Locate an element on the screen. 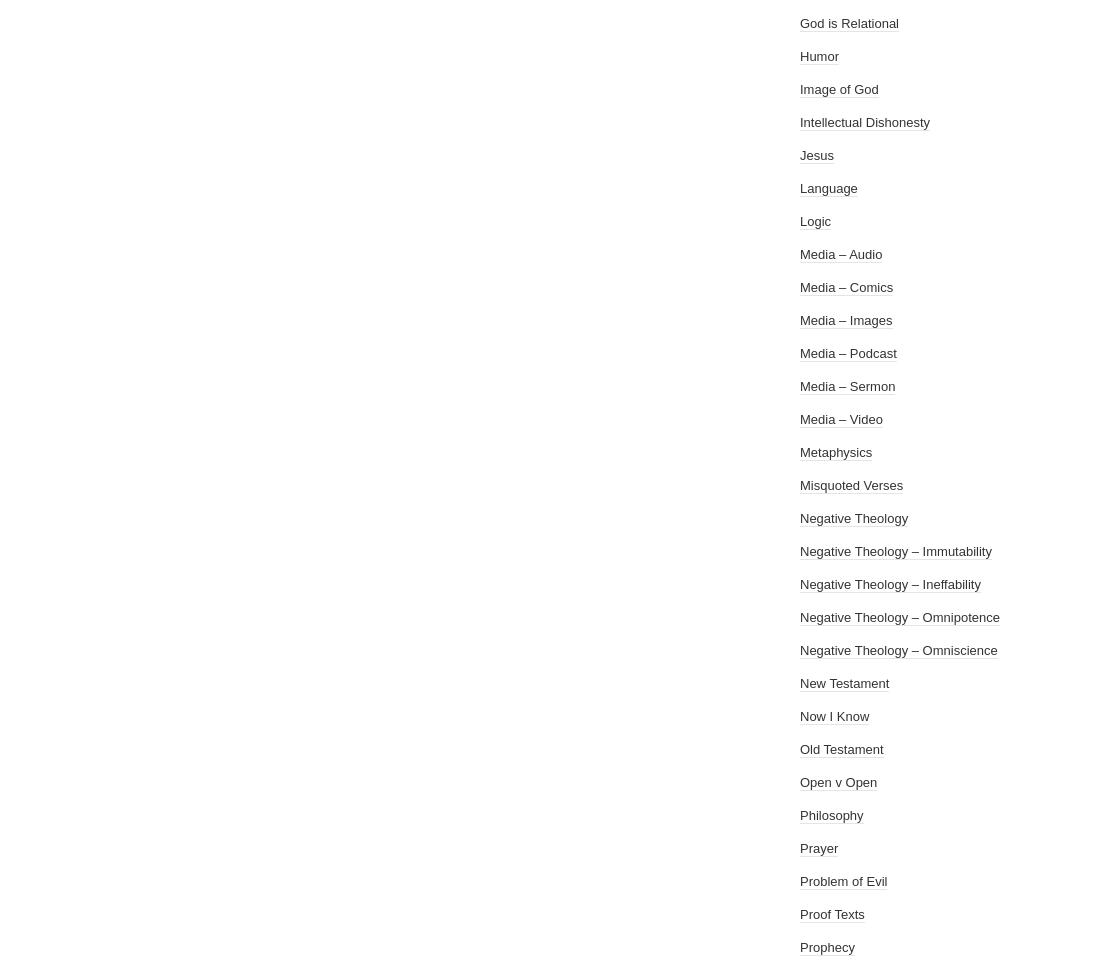 The width and height of the screenshot is (1100, 974). 'New Testament' is located at coordinates (843, 683).